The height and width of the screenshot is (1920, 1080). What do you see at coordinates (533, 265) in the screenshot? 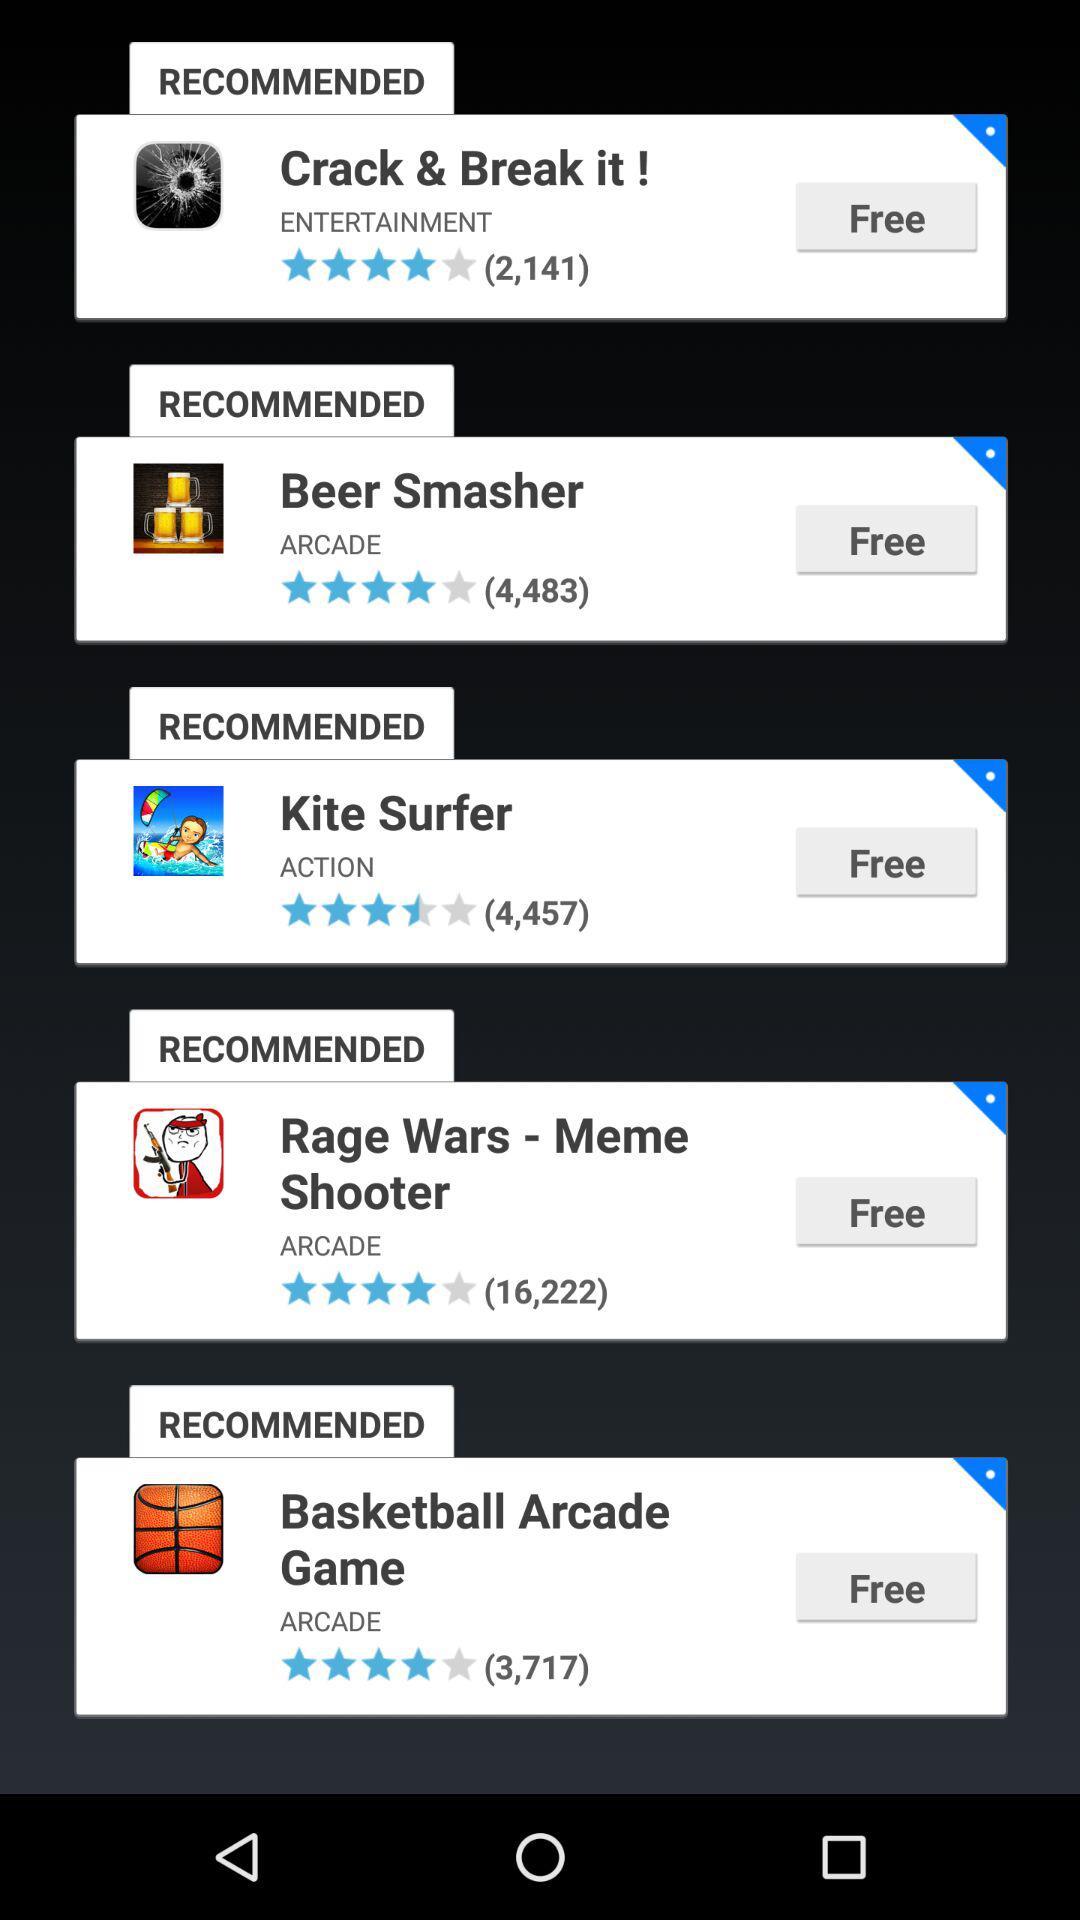
I see `the app below entertainment` at bounding box center [533, 265].